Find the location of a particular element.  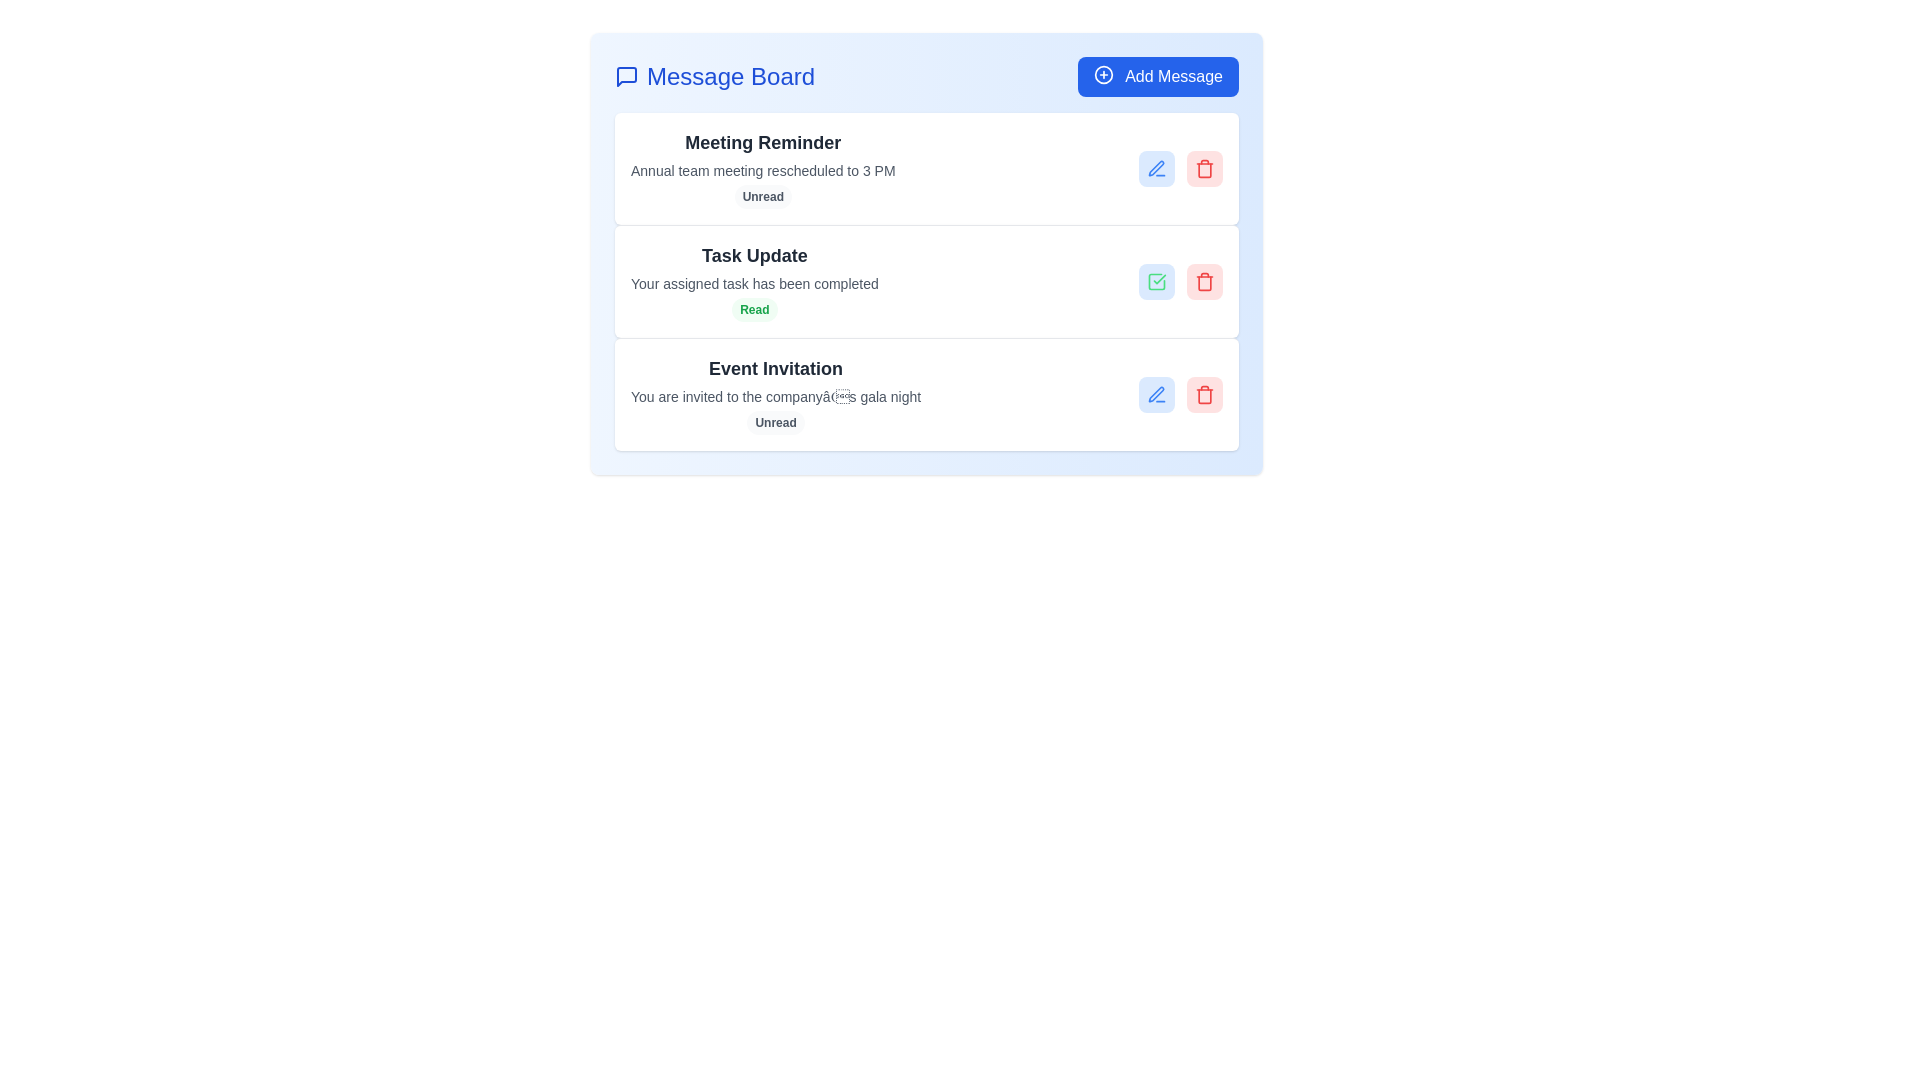

information displayed in the 'Meeting Reminder' text block with the 'Unread' badge at the top of the 'Message Board' section is located at coordinates (762, 168).